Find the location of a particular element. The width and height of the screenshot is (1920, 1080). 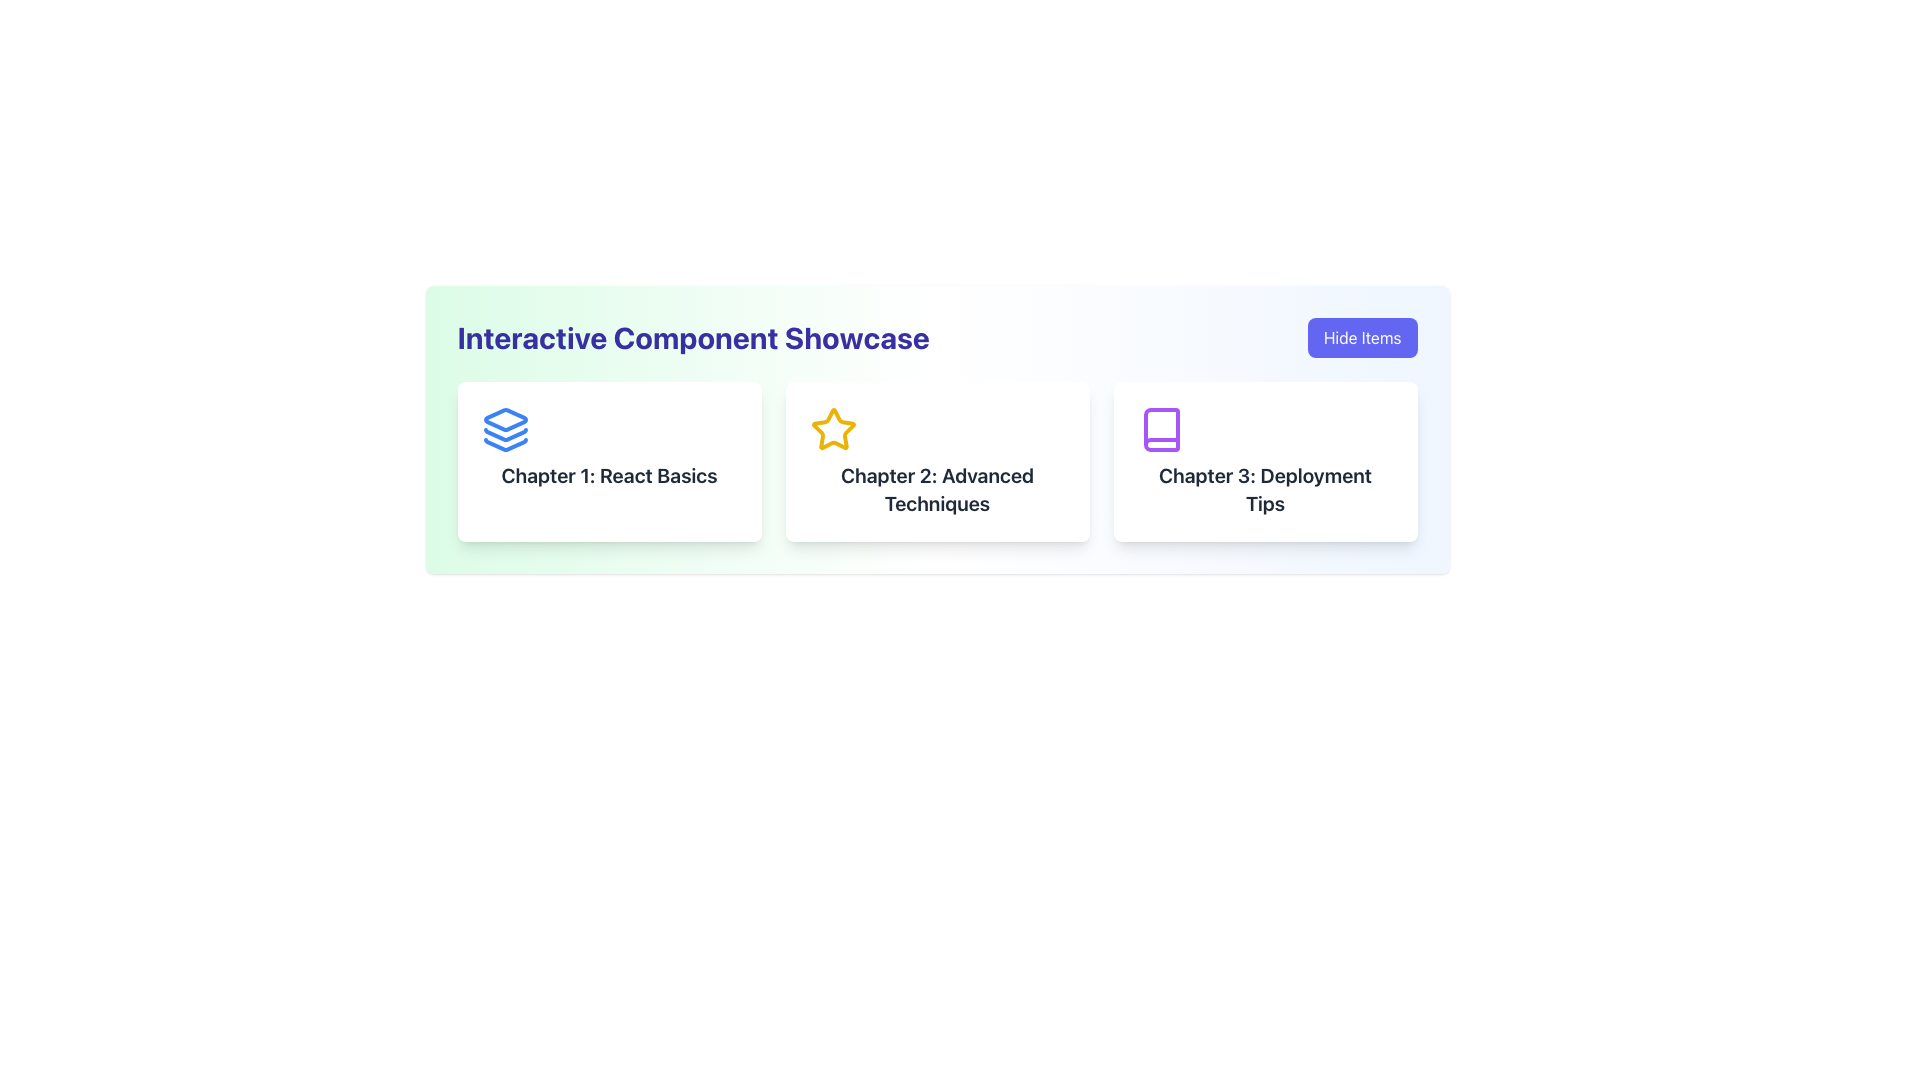

the icon resembling a book cover outlined in purple, located at the top-left corner of the third information card labeled 'Chapter 3: Deployment Tips' is located at coordinates (1161, 428).